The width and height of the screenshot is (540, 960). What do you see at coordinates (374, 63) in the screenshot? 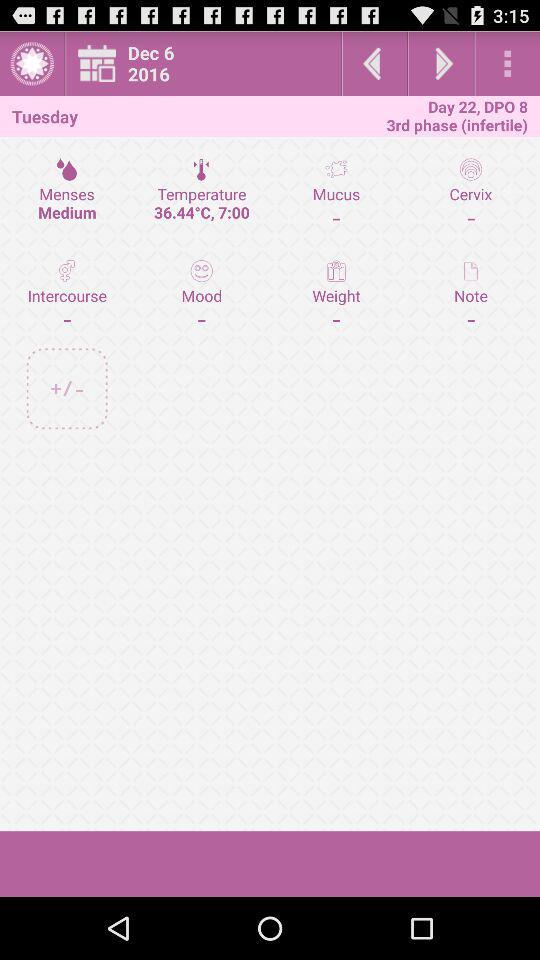
I see `go back` at bounding box center [374, 63].